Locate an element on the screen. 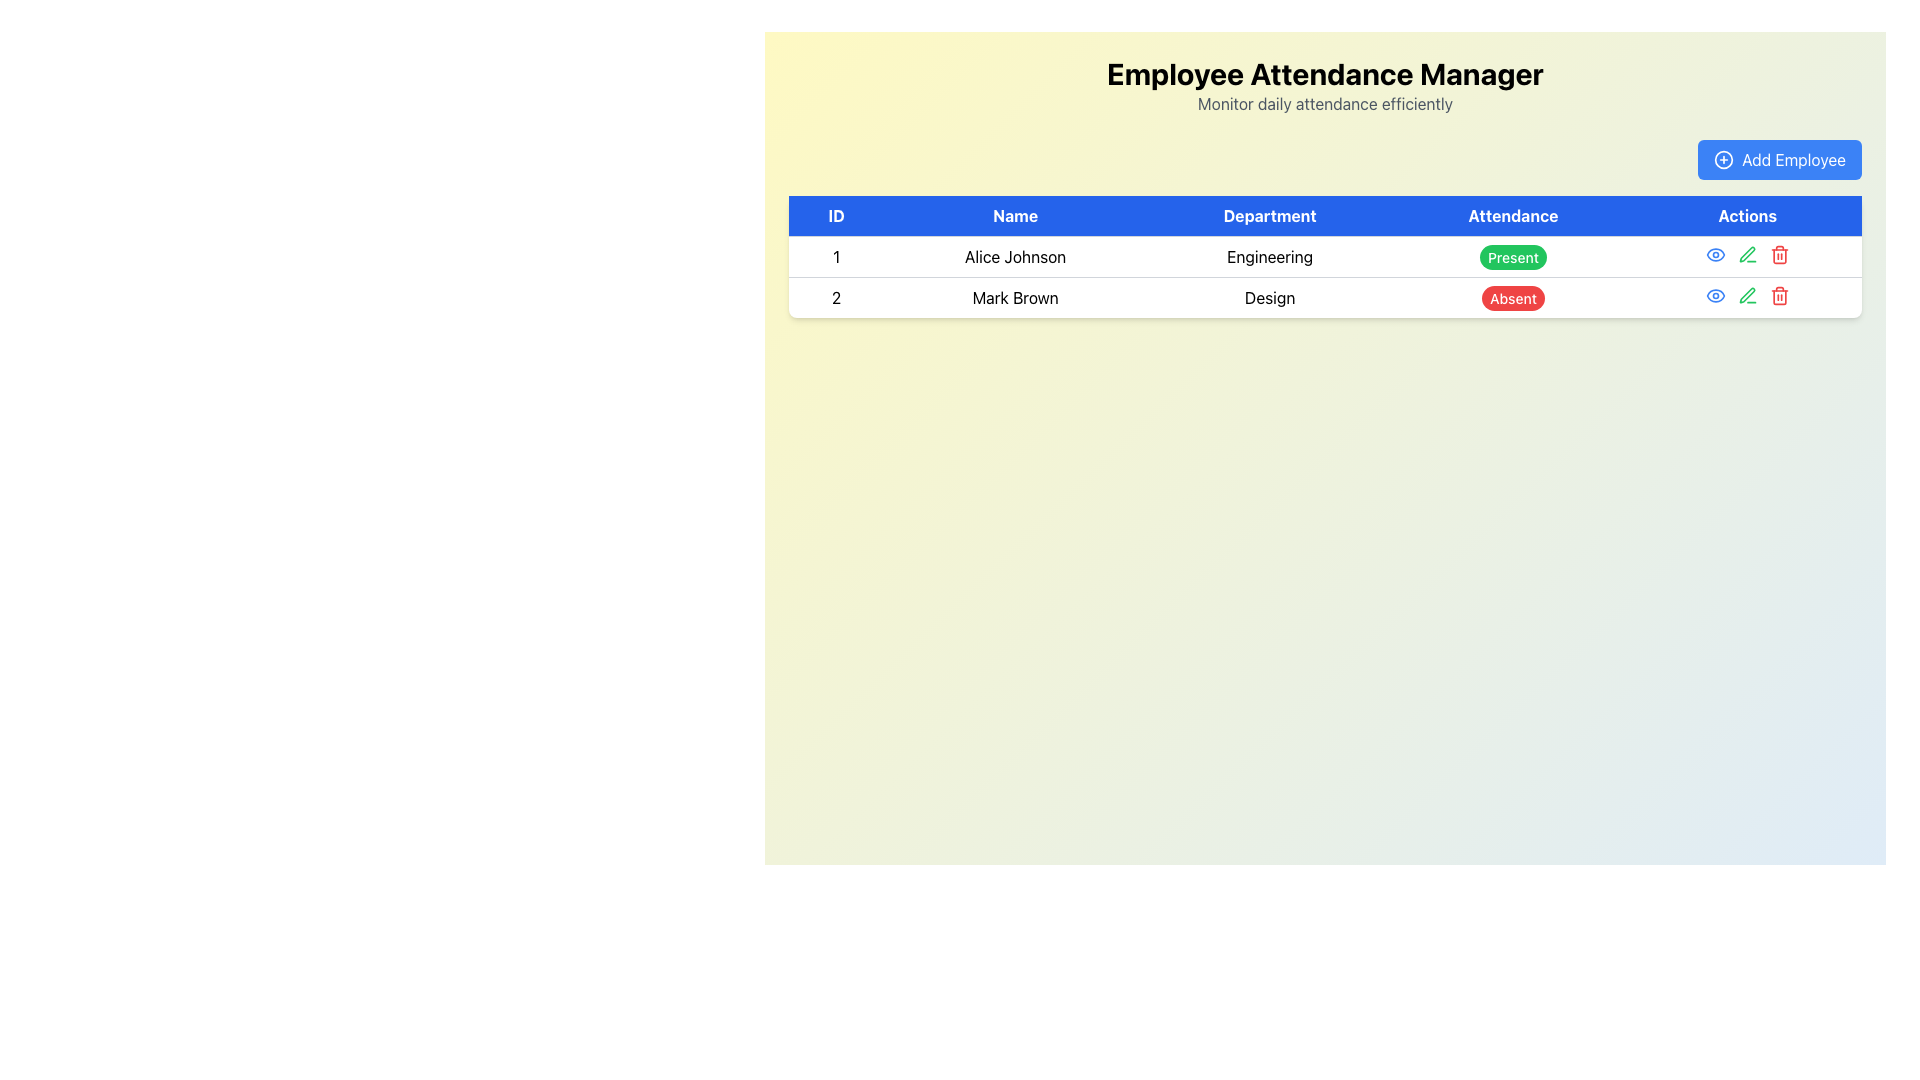  text label that displays the name 'Alice Johnson', which is located in the second cell of the first row of the table under the 'Name' column is located at coordinates (1015, 256).